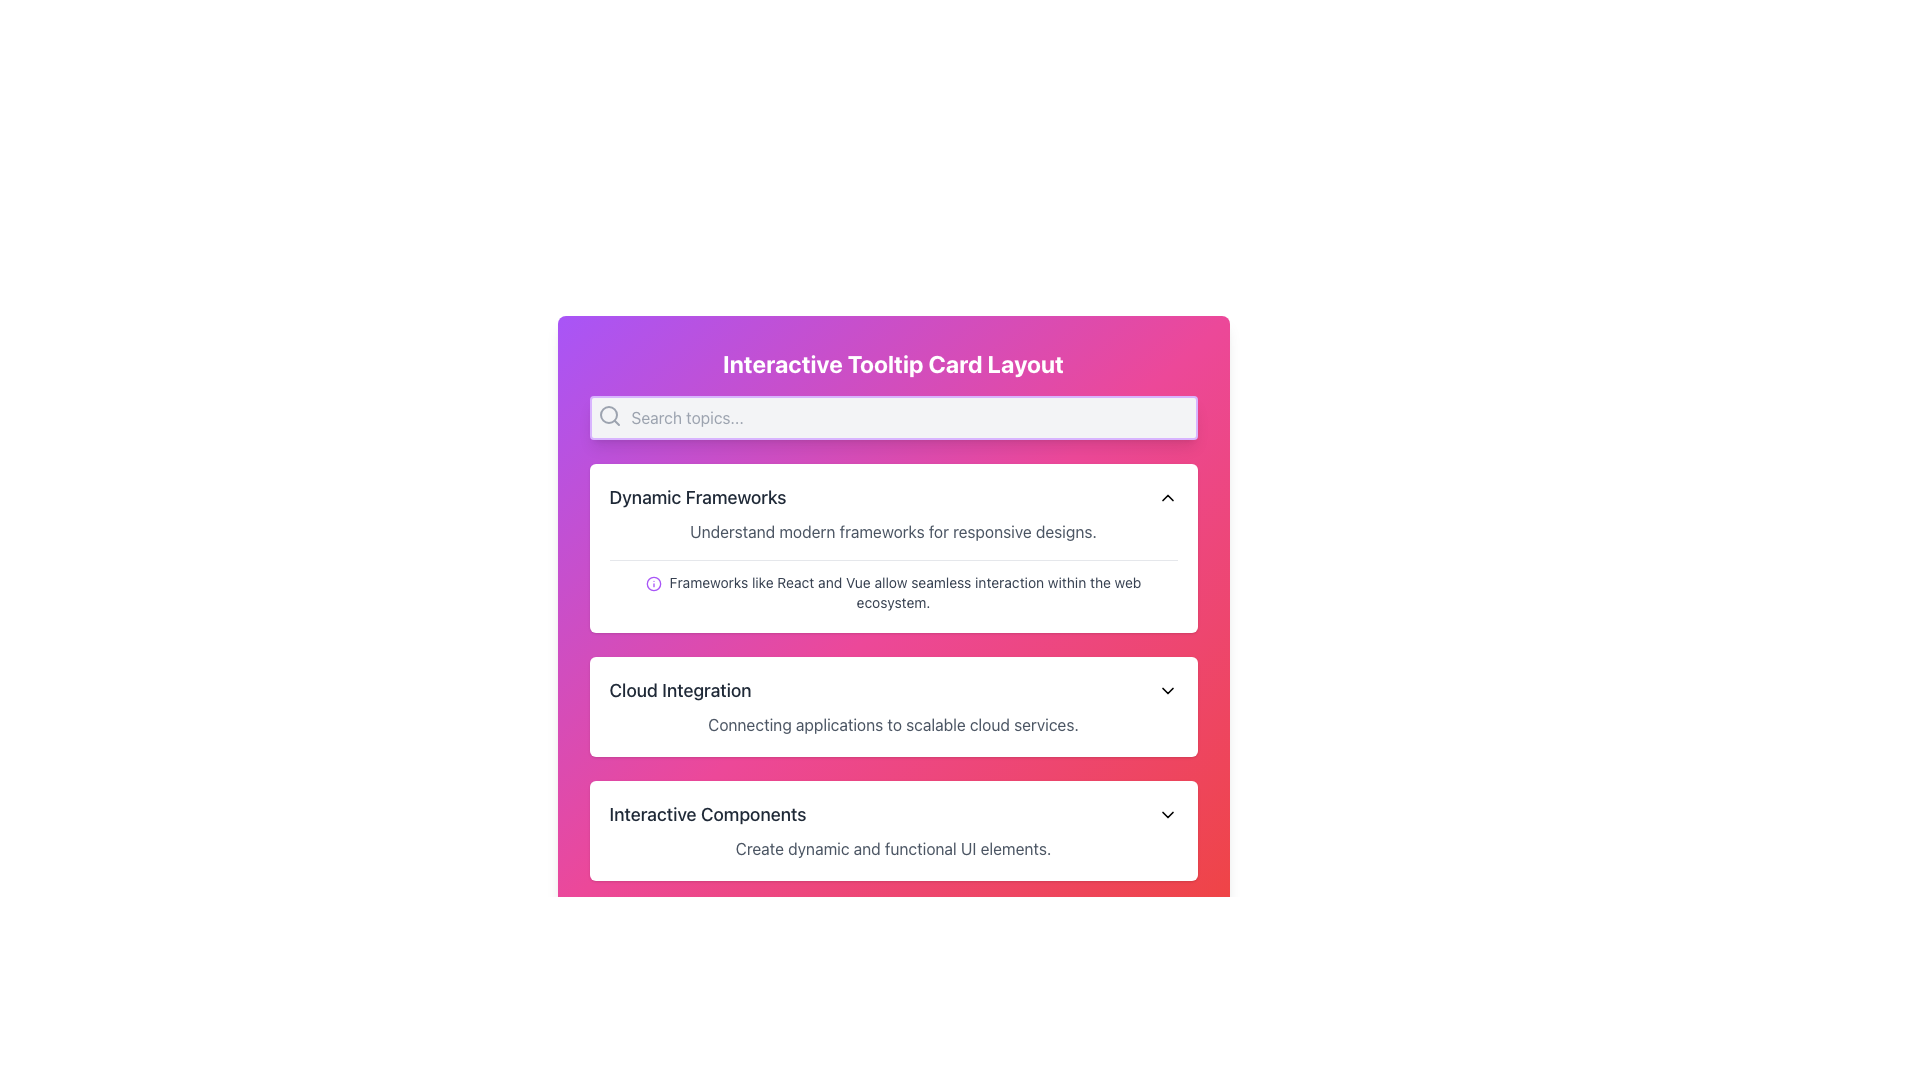 Image resolution: width=1920 pixels, height=1080 pixels. Describe the element at coordinates (892, 725) in the screenshot. I see `the text description that reads 'Connecting applications to scalable cloud services.' located below the title 'Cloud Integration.'` at that location.